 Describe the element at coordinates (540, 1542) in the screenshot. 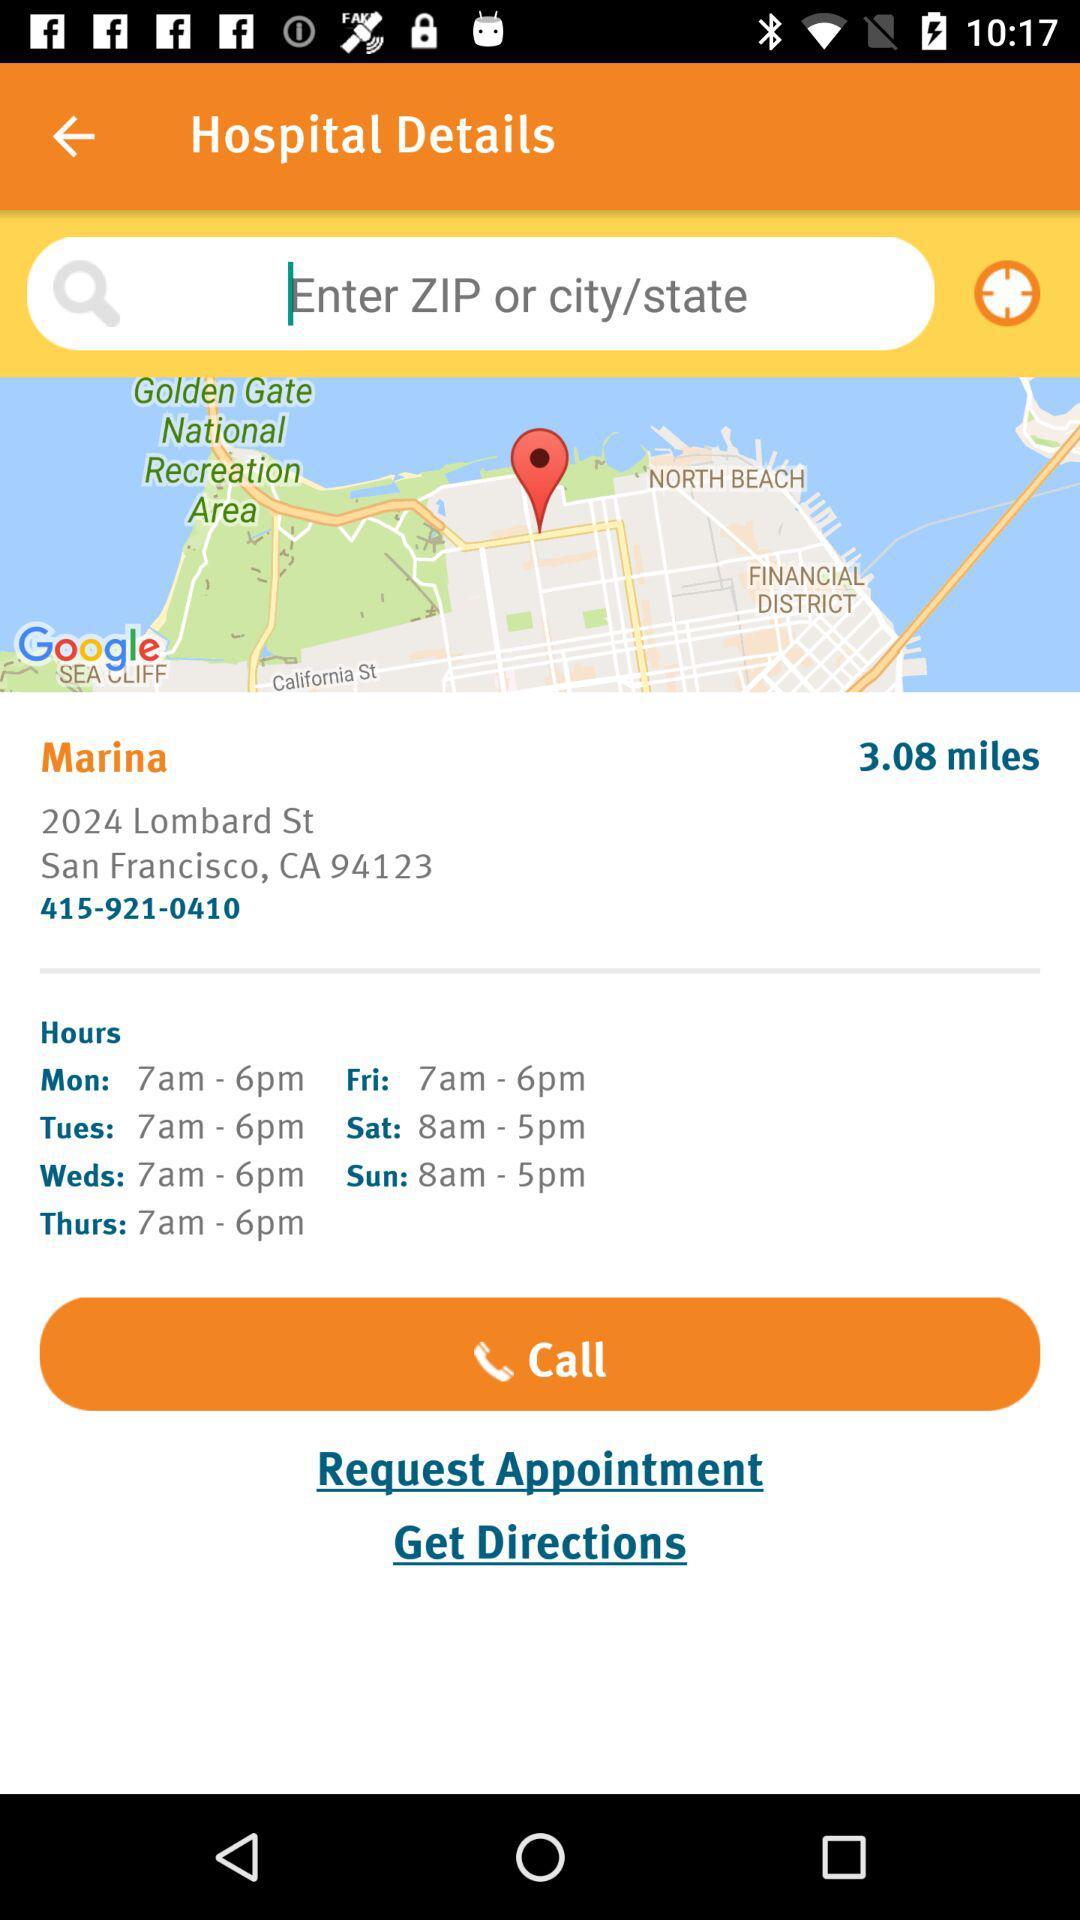

I see `the get directions` at that location.